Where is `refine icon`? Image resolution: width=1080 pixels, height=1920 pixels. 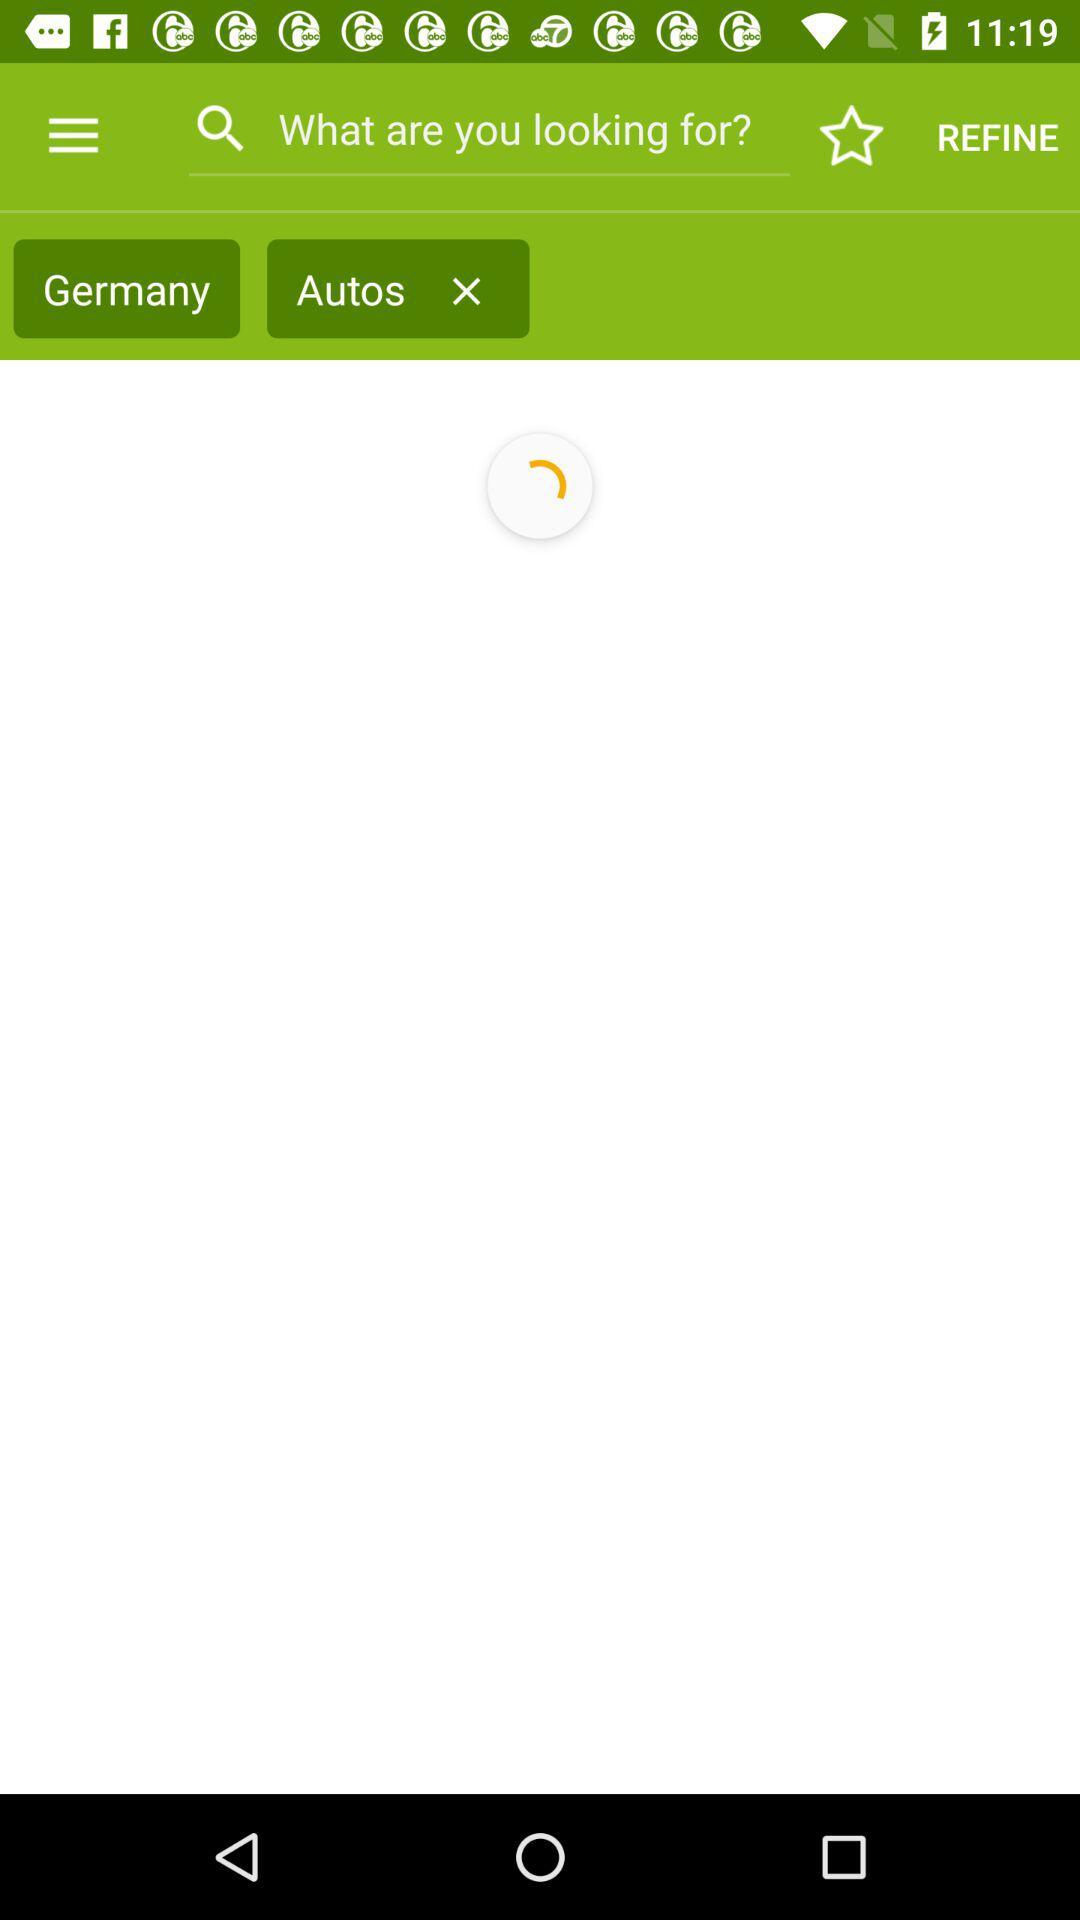 refine icon is located at coordinates (997, 135).